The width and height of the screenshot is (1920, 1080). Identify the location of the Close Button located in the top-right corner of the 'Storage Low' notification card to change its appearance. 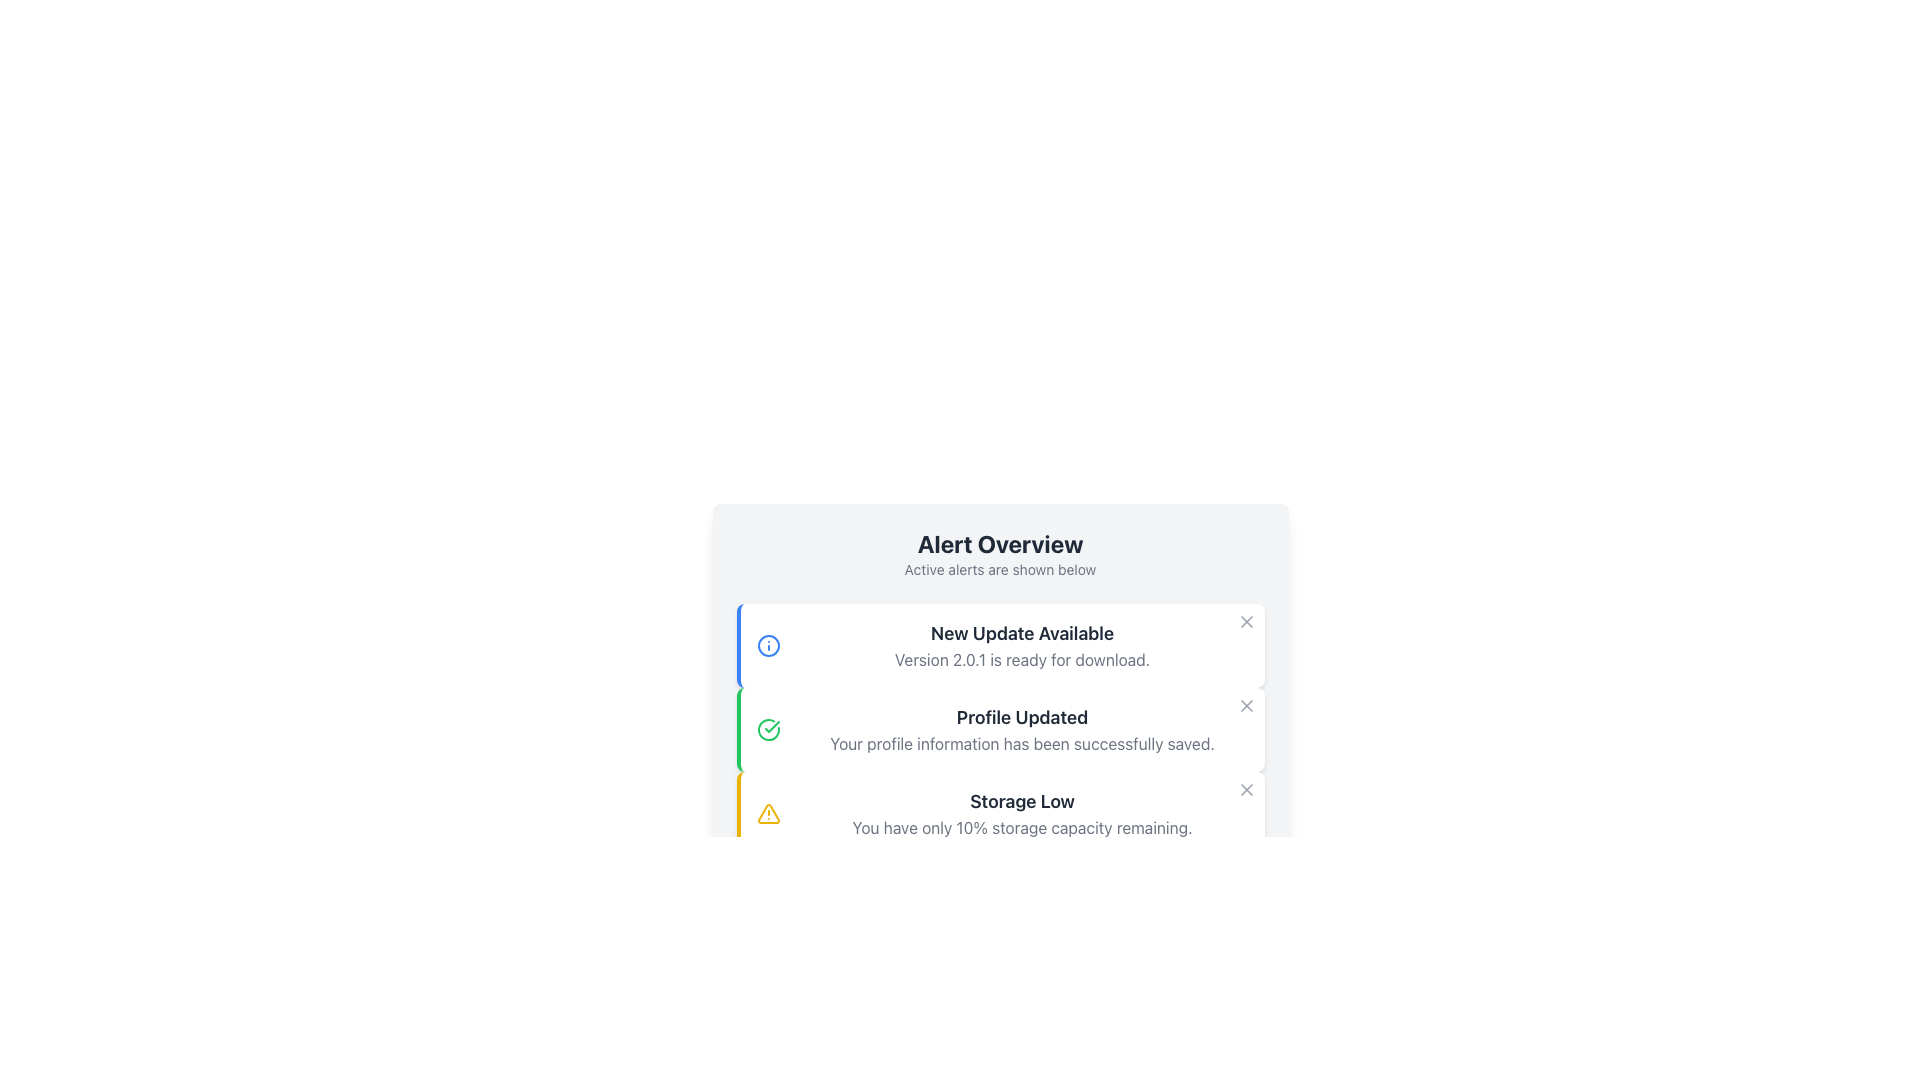
(1245, 789).